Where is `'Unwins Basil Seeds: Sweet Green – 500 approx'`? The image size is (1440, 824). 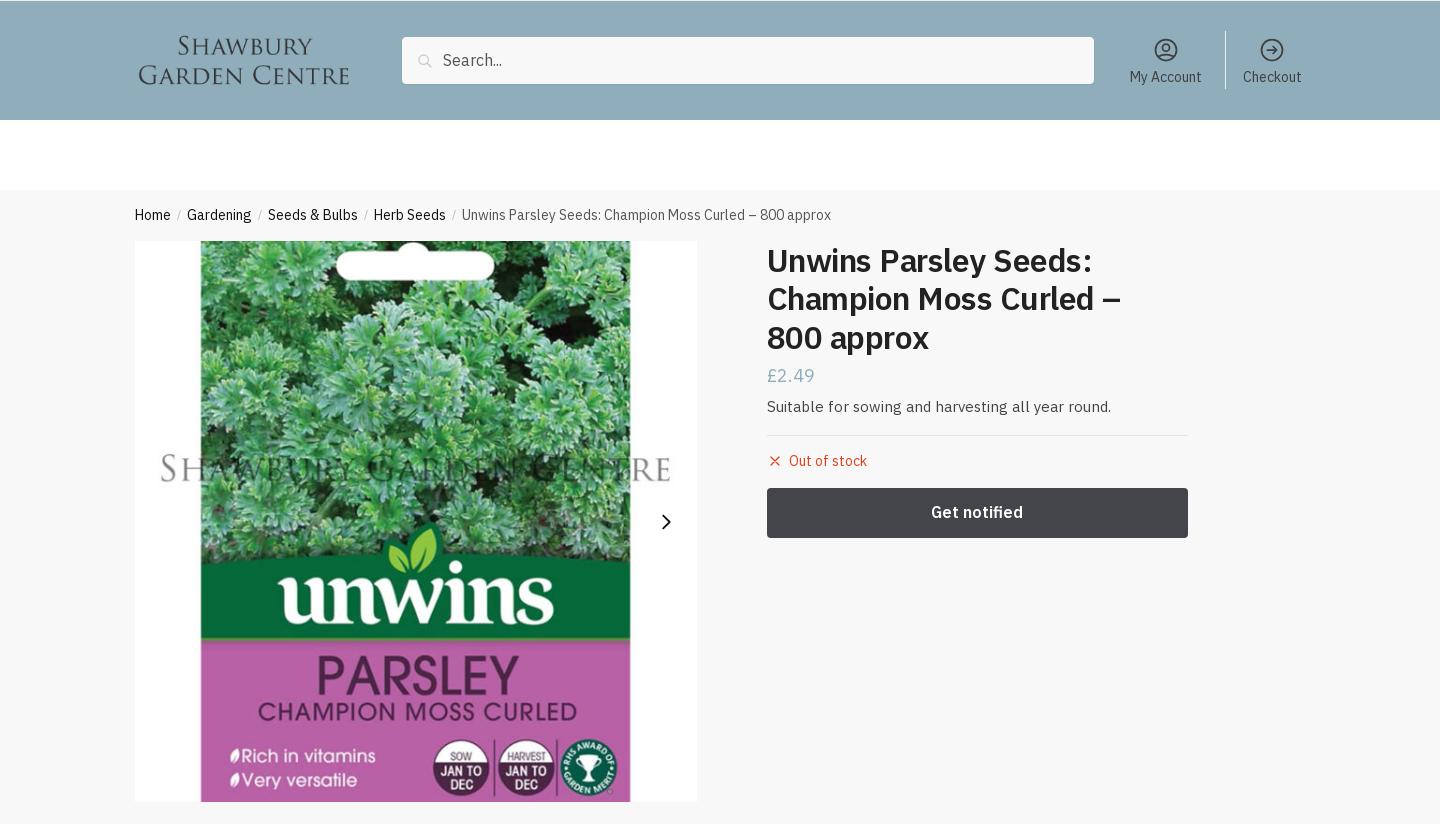
'Unwins Basil Seeds: Sweet Green – 500 approx' is located at coordinates (861, 755).